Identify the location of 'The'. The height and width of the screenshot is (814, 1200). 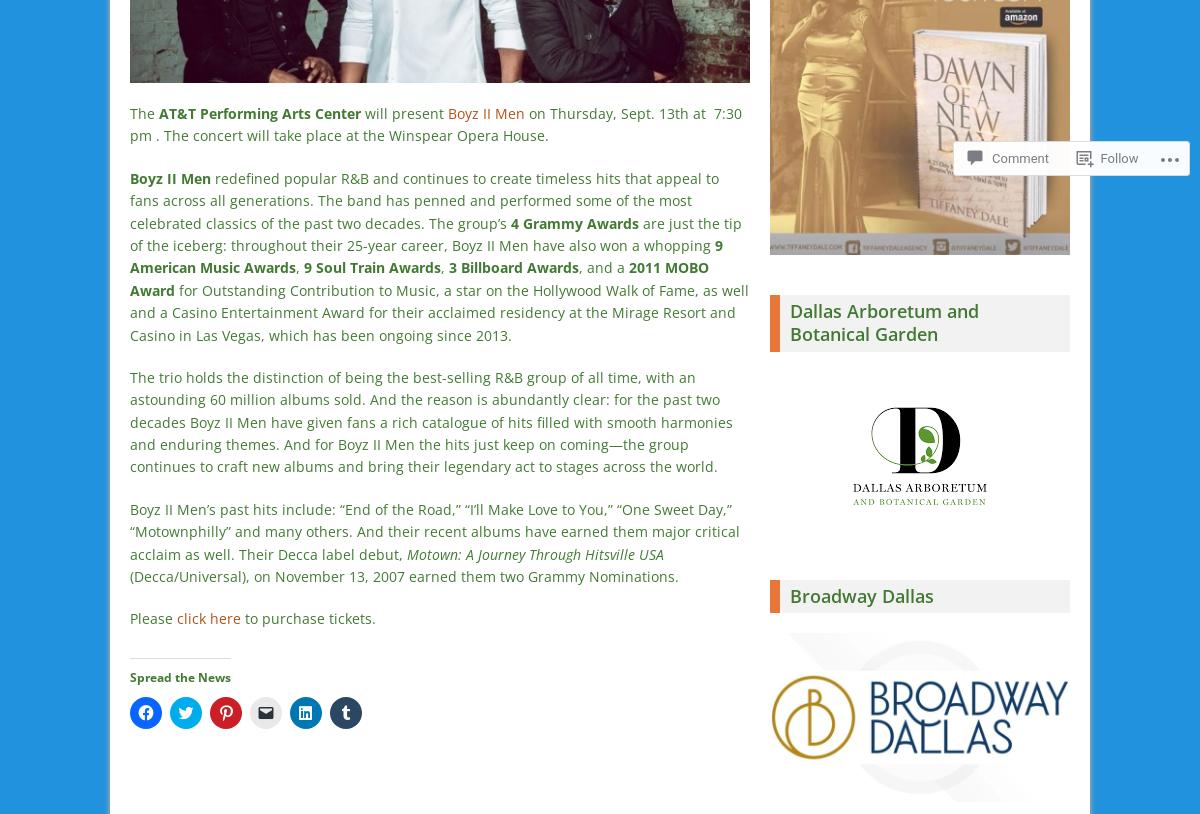
(144, 112).